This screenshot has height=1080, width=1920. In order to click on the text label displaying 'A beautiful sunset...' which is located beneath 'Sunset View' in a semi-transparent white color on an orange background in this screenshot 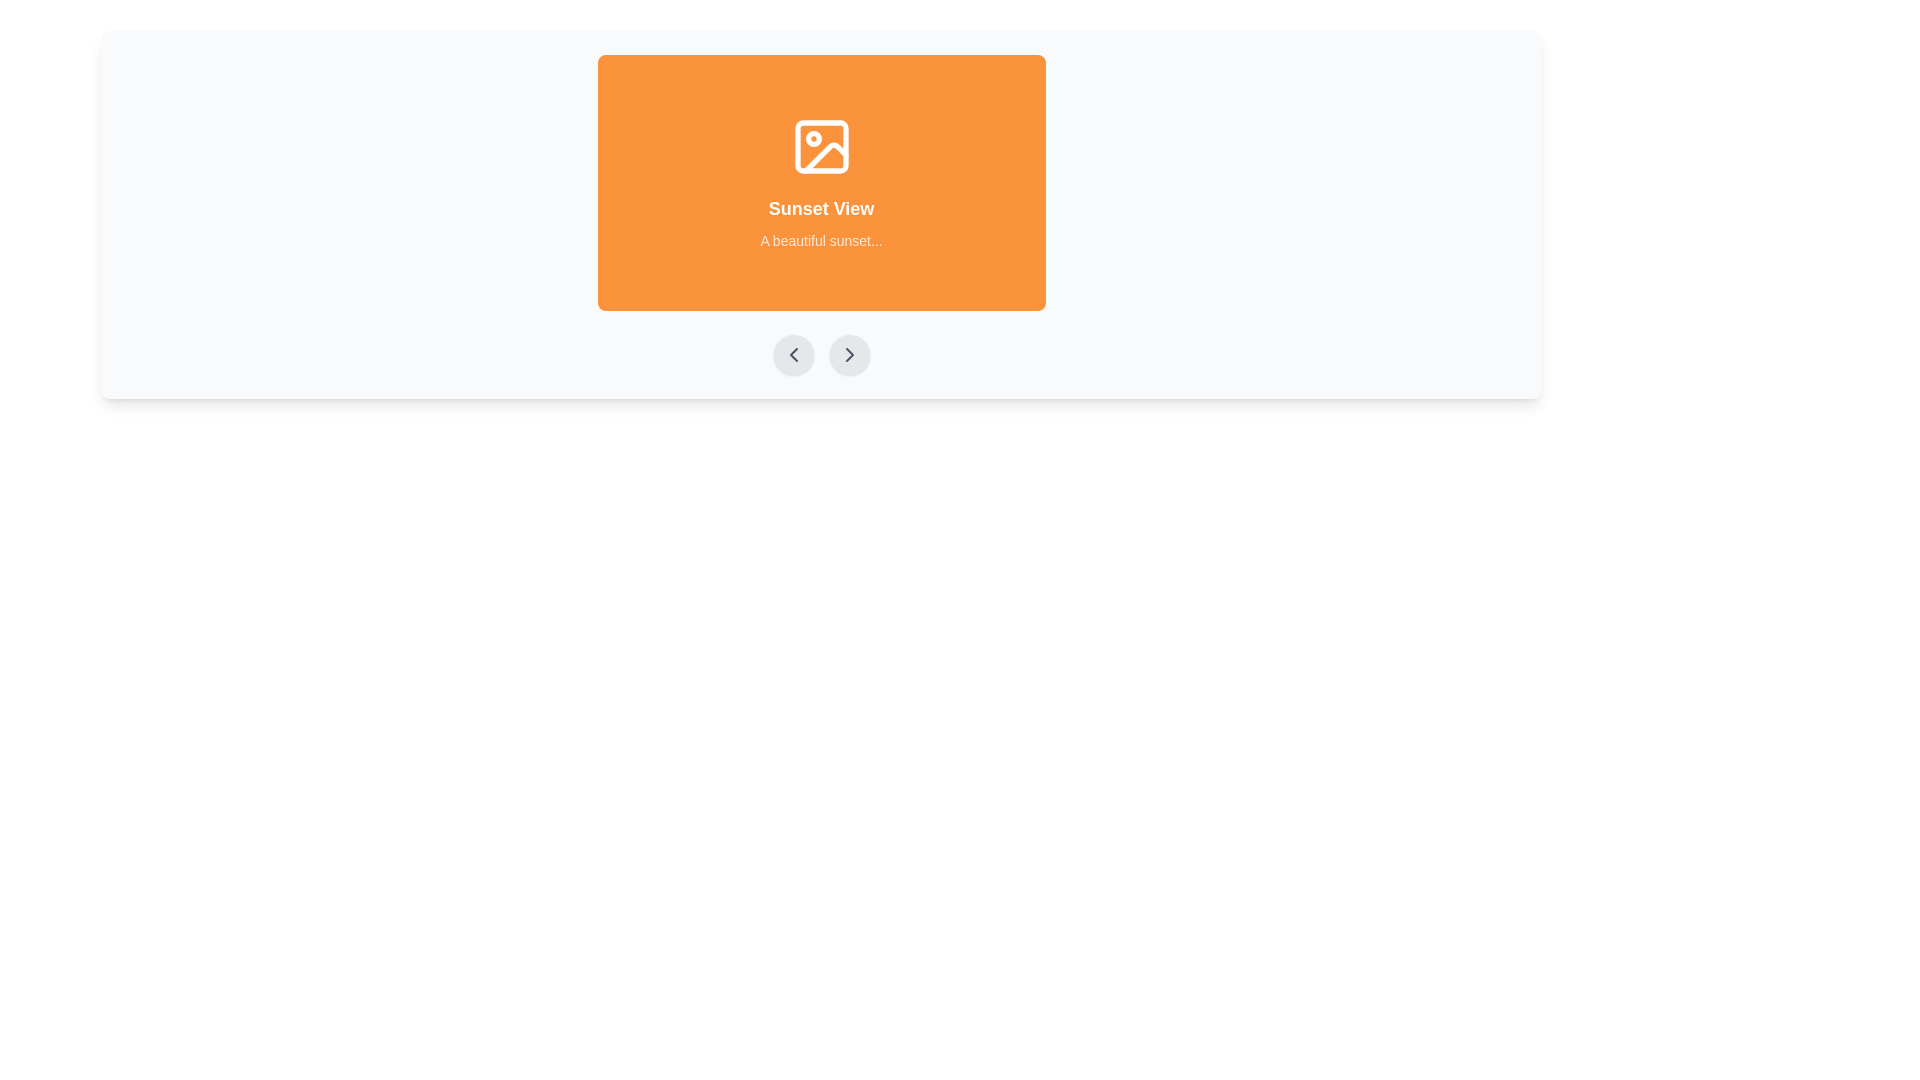, I will do `click(821, 239)`.